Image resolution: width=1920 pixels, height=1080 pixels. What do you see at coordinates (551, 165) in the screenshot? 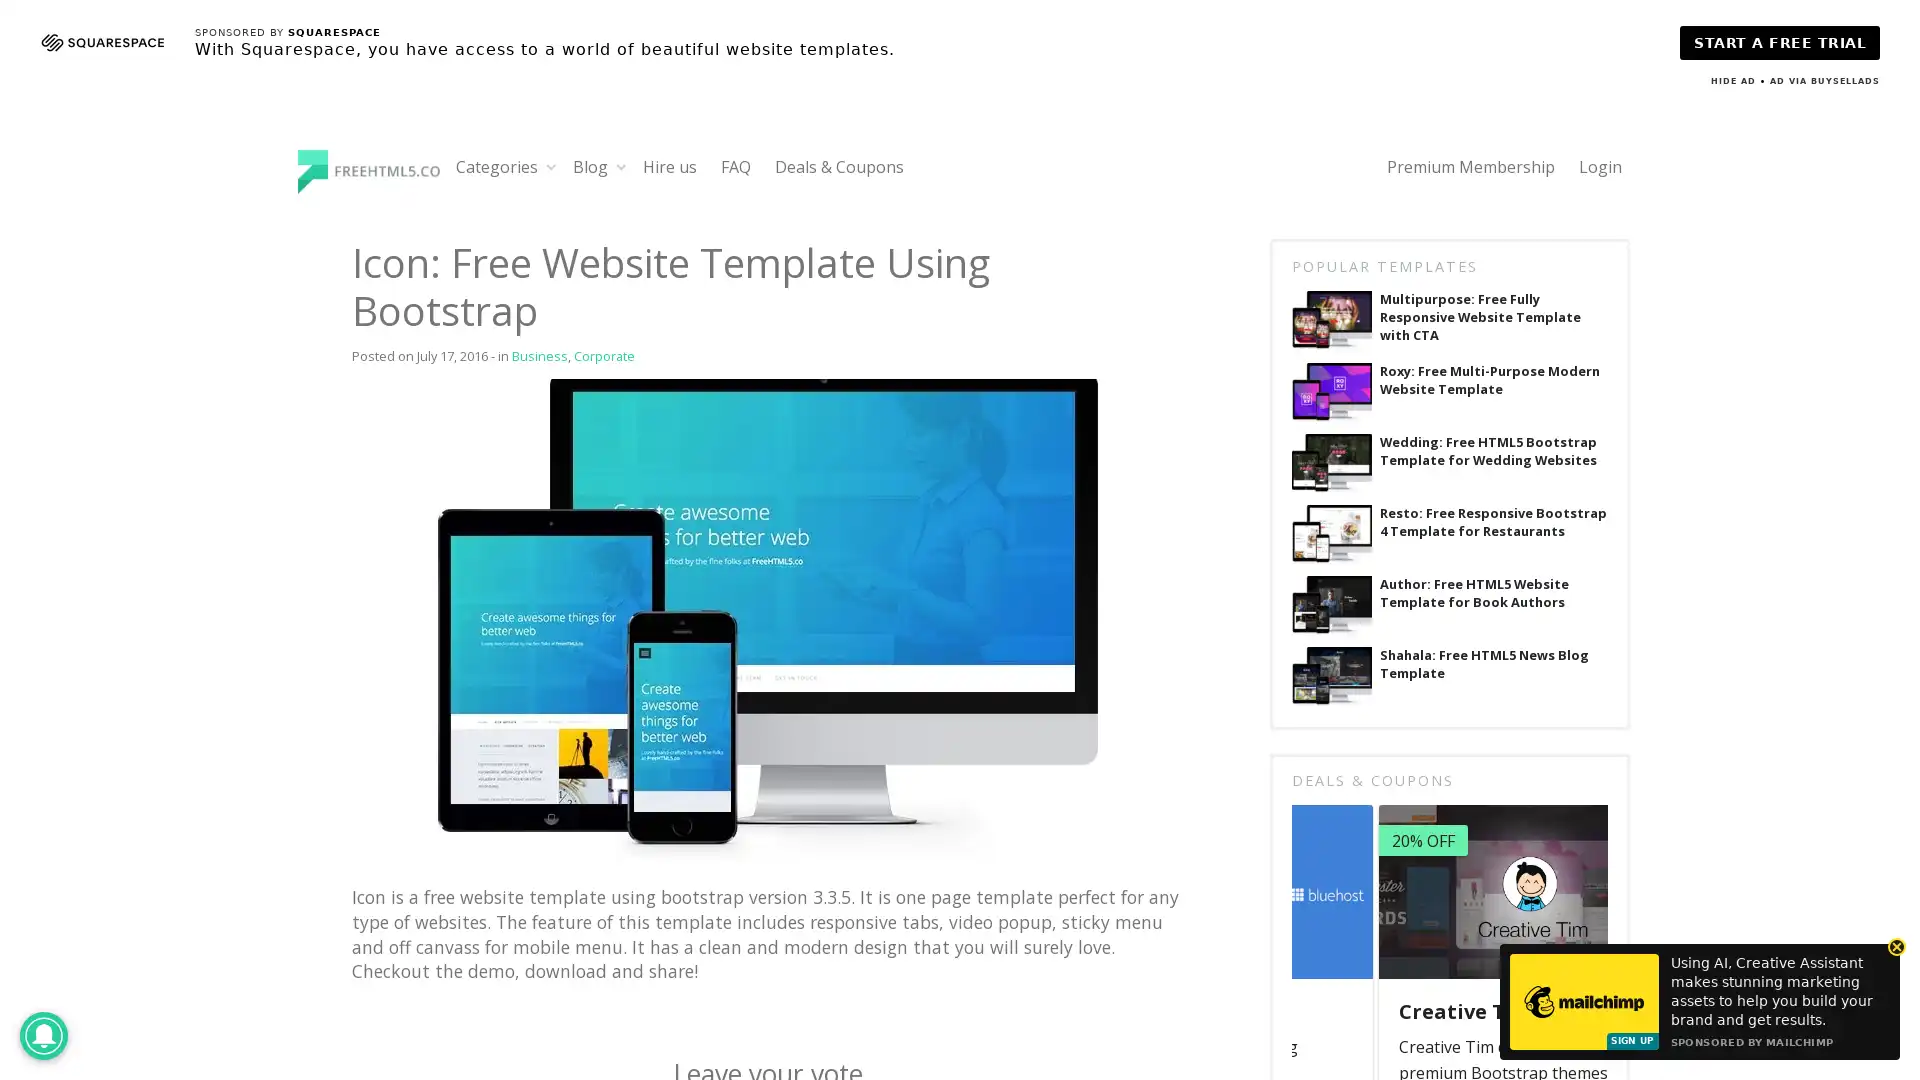
I see `Expand child menu` at bounding box center [551, 165].